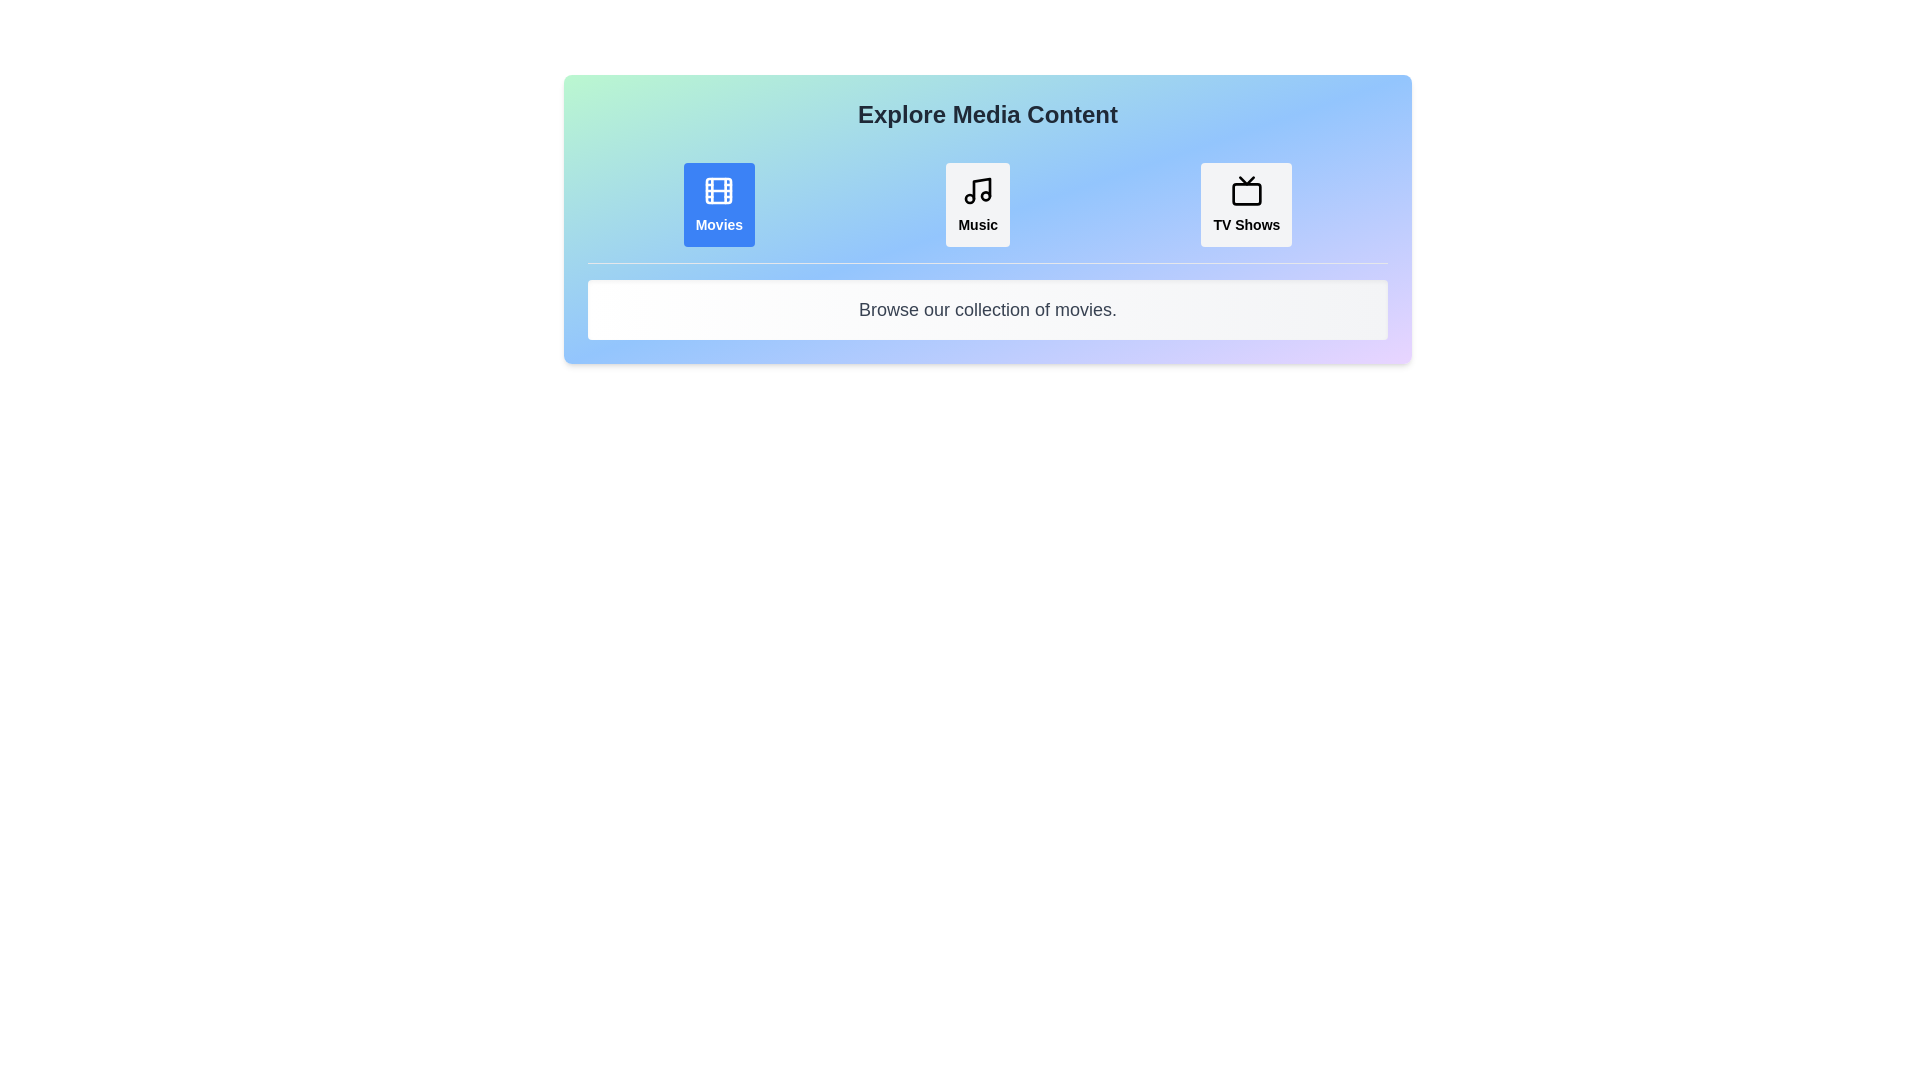 This screenshot has width=1920, height=1080. I want to click on the leftmost rounded rectangular blue button with white text labeled 'Movies', so click(719, 204).